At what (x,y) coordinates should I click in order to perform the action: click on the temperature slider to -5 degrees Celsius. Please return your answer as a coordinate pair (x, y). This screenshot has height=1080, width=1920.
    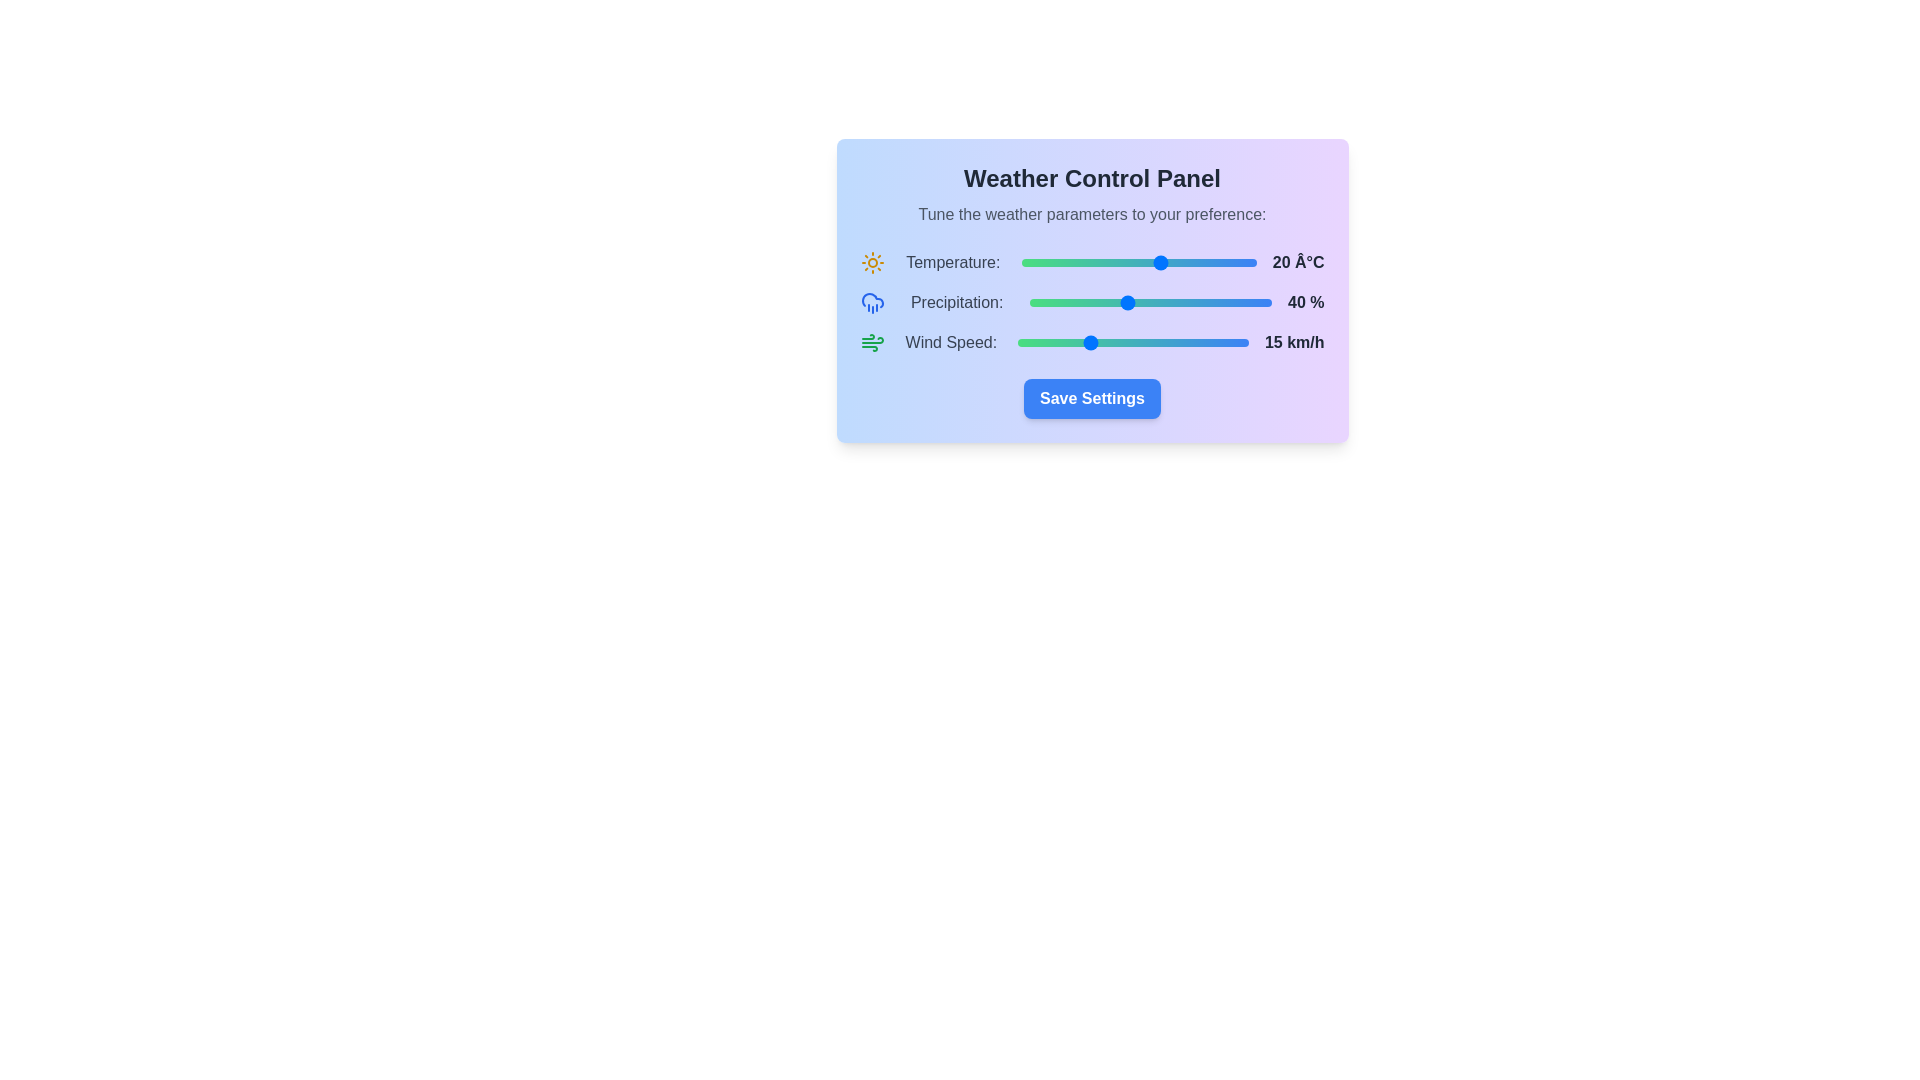
    Looking at the image, I should click on (1044, 261).